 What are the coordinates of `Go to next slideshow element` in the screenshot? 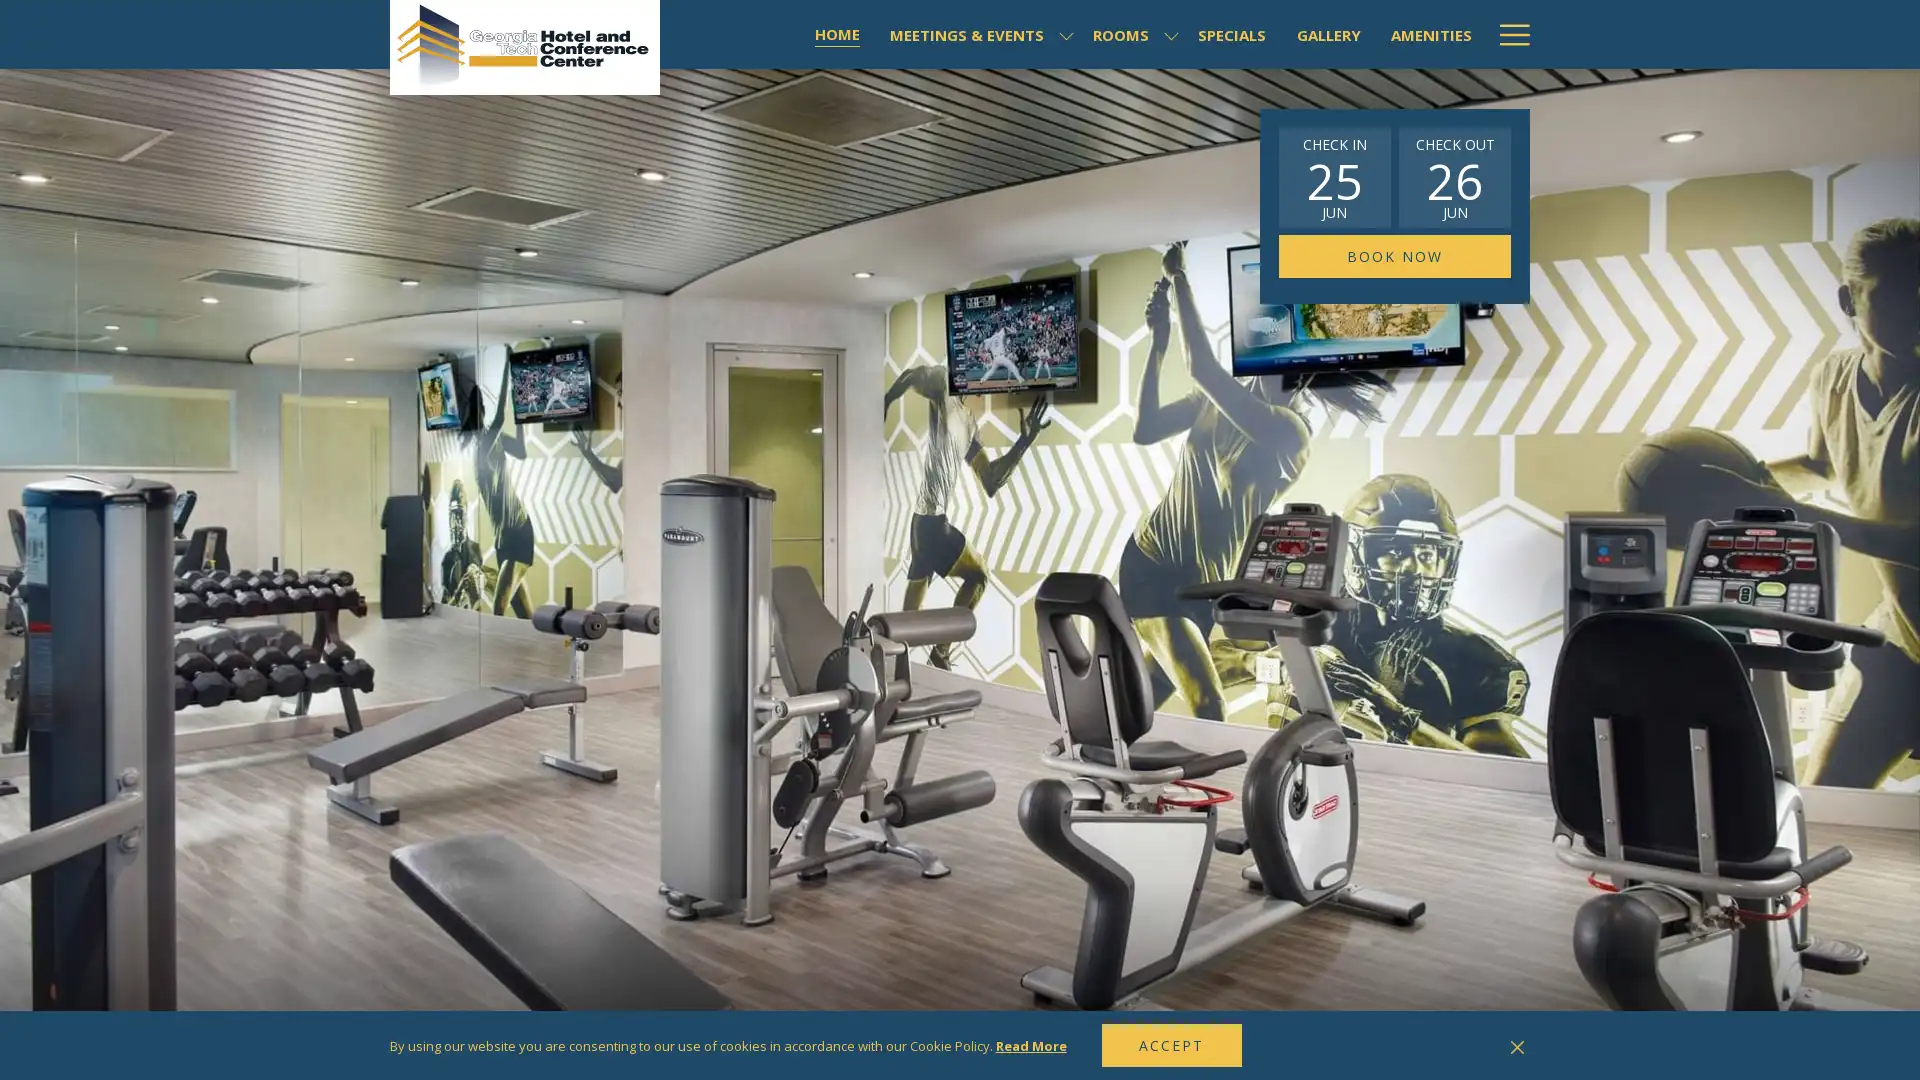 It's located at (1520, 1047).